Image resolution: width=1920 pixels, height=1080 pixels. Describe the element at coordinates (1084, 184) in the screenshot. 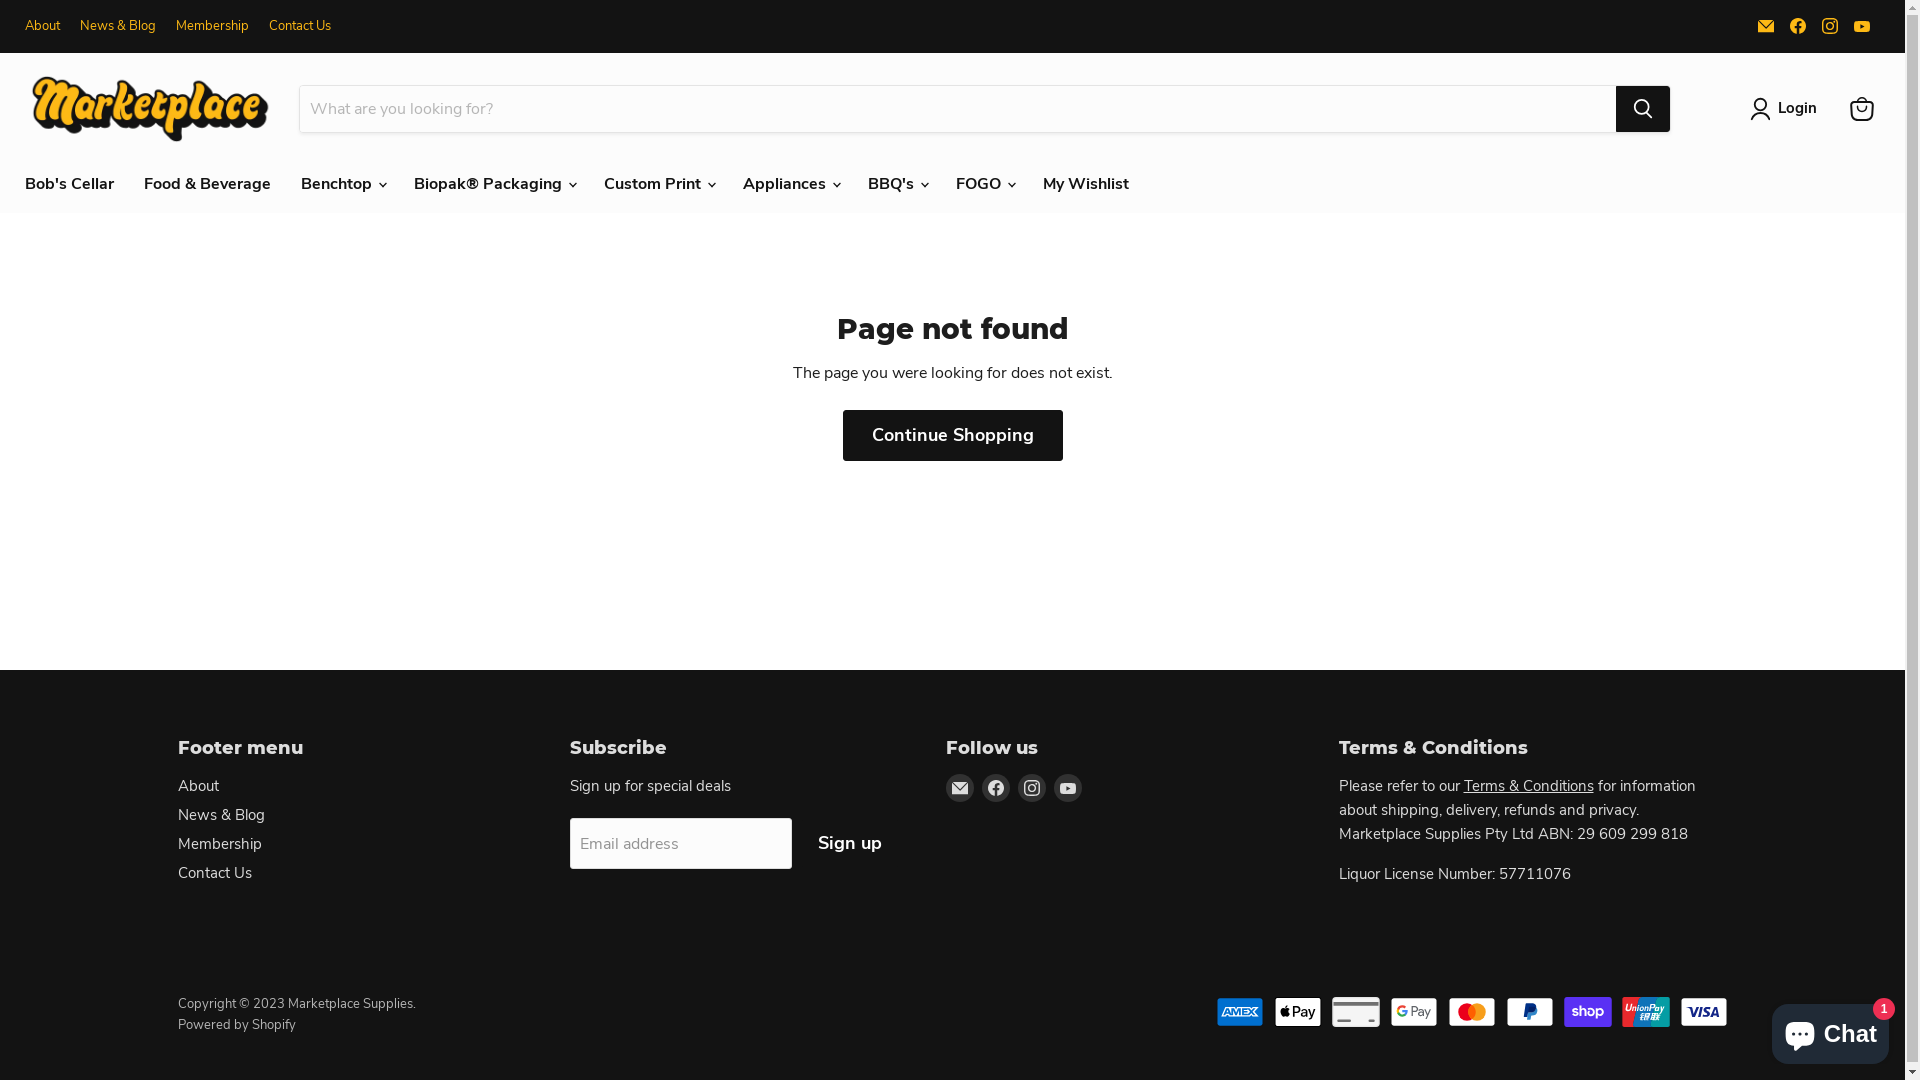

I see `'My Wishlist'` at that location.